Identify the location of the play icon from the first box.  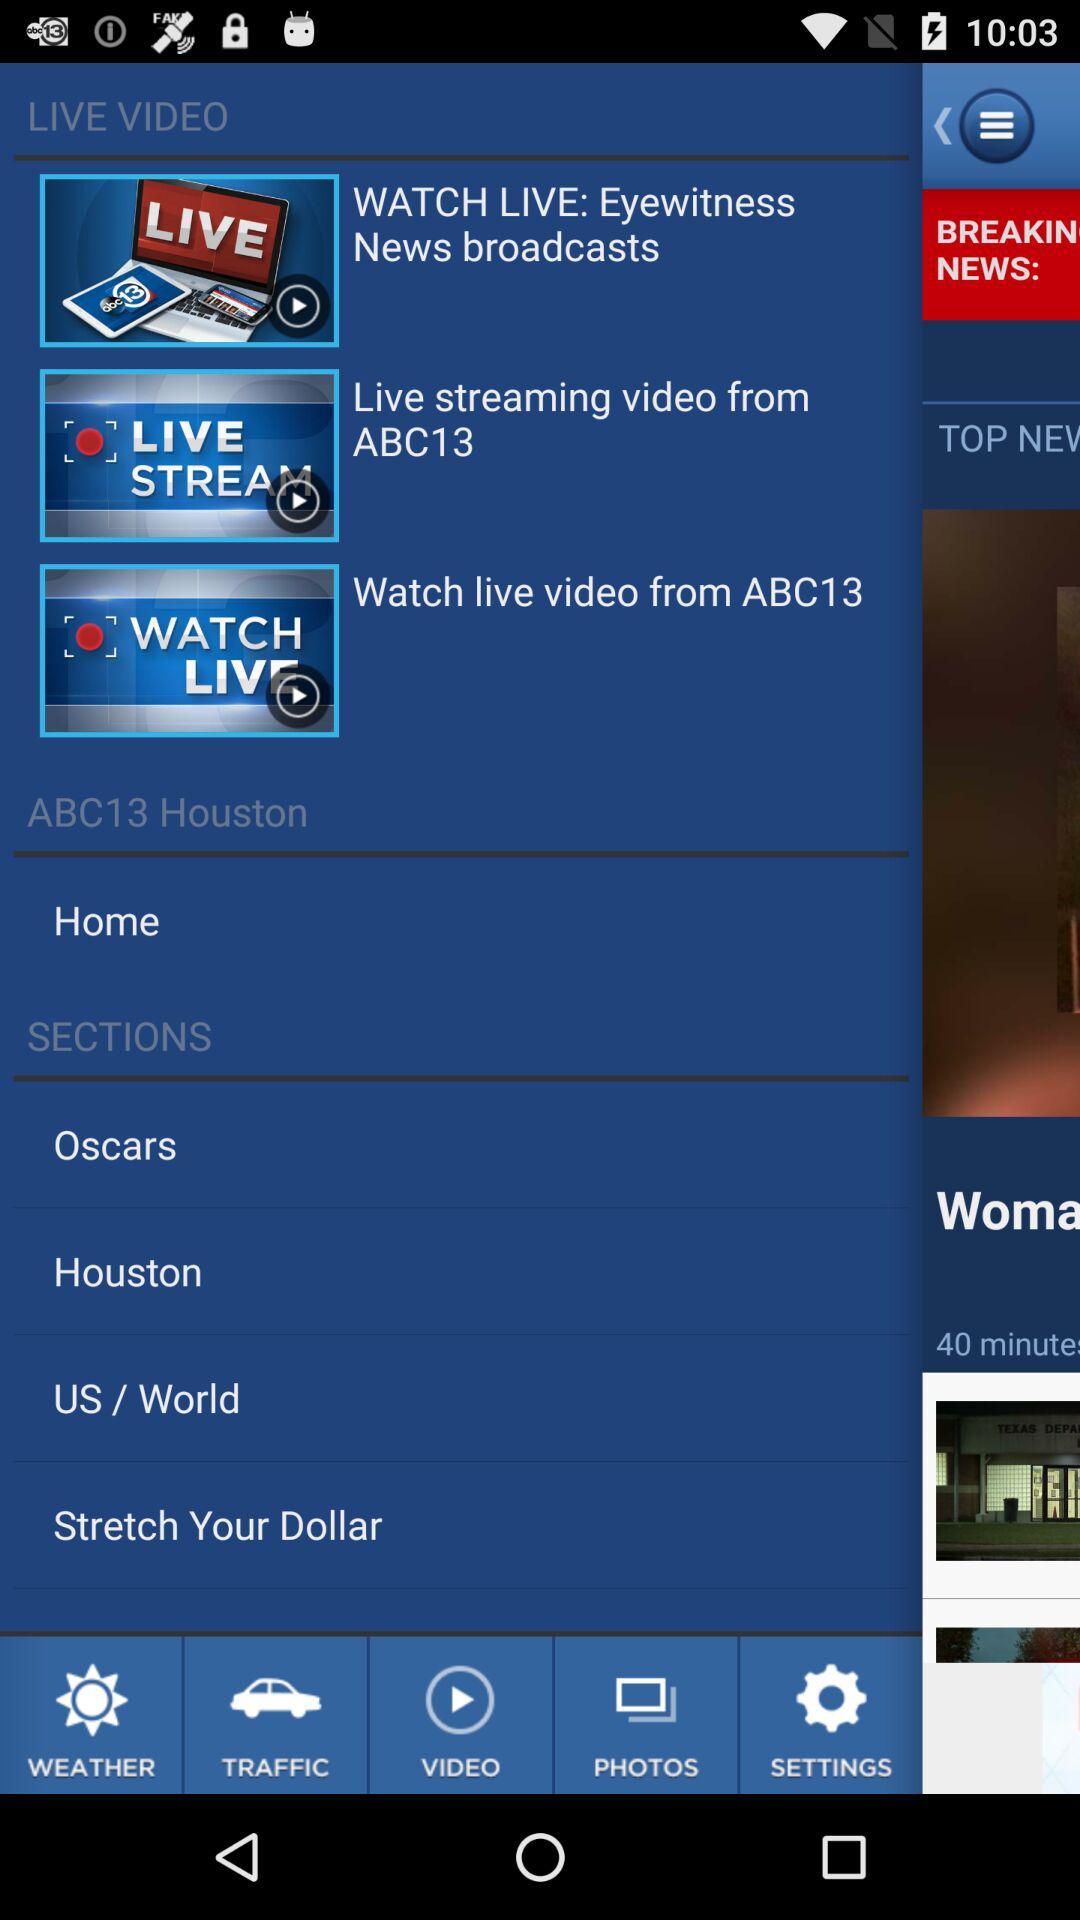
(297, 305).